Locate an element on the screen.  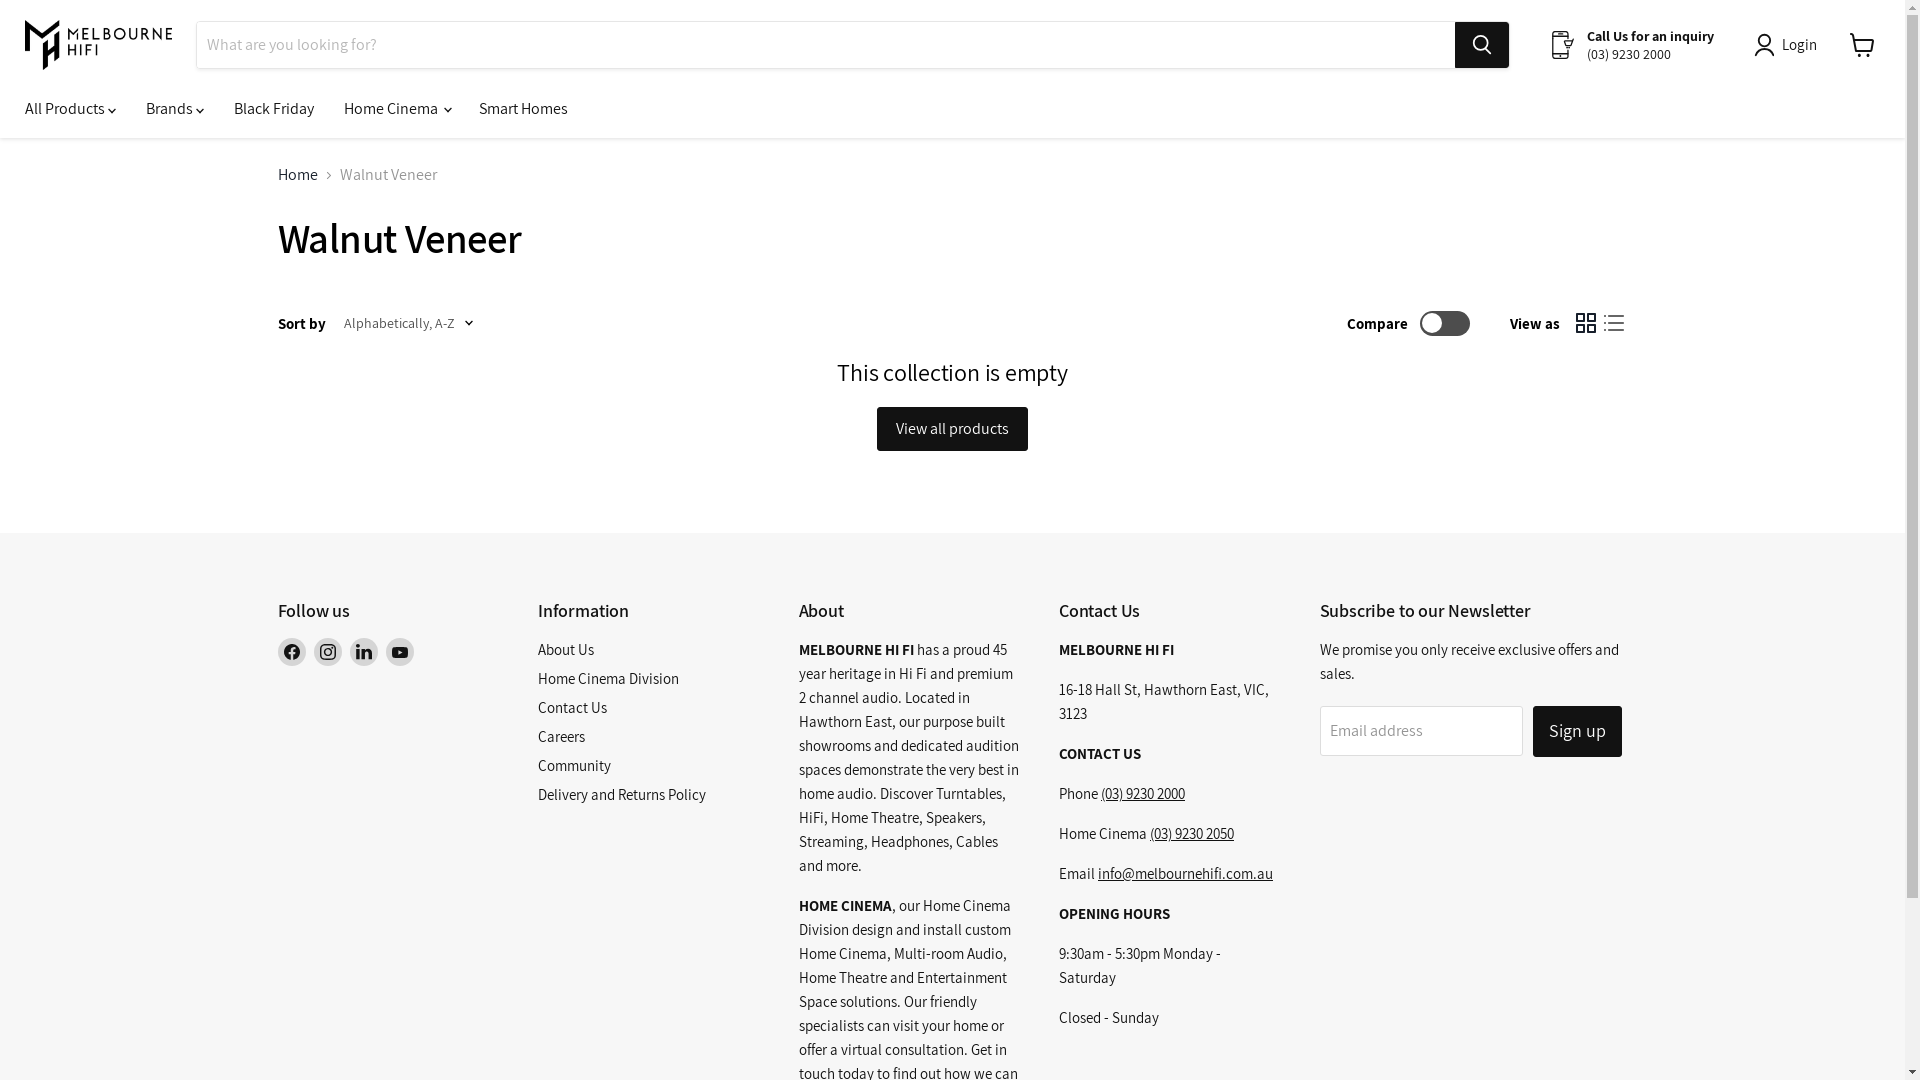
'Careers' is located at coordinates (537, 736).